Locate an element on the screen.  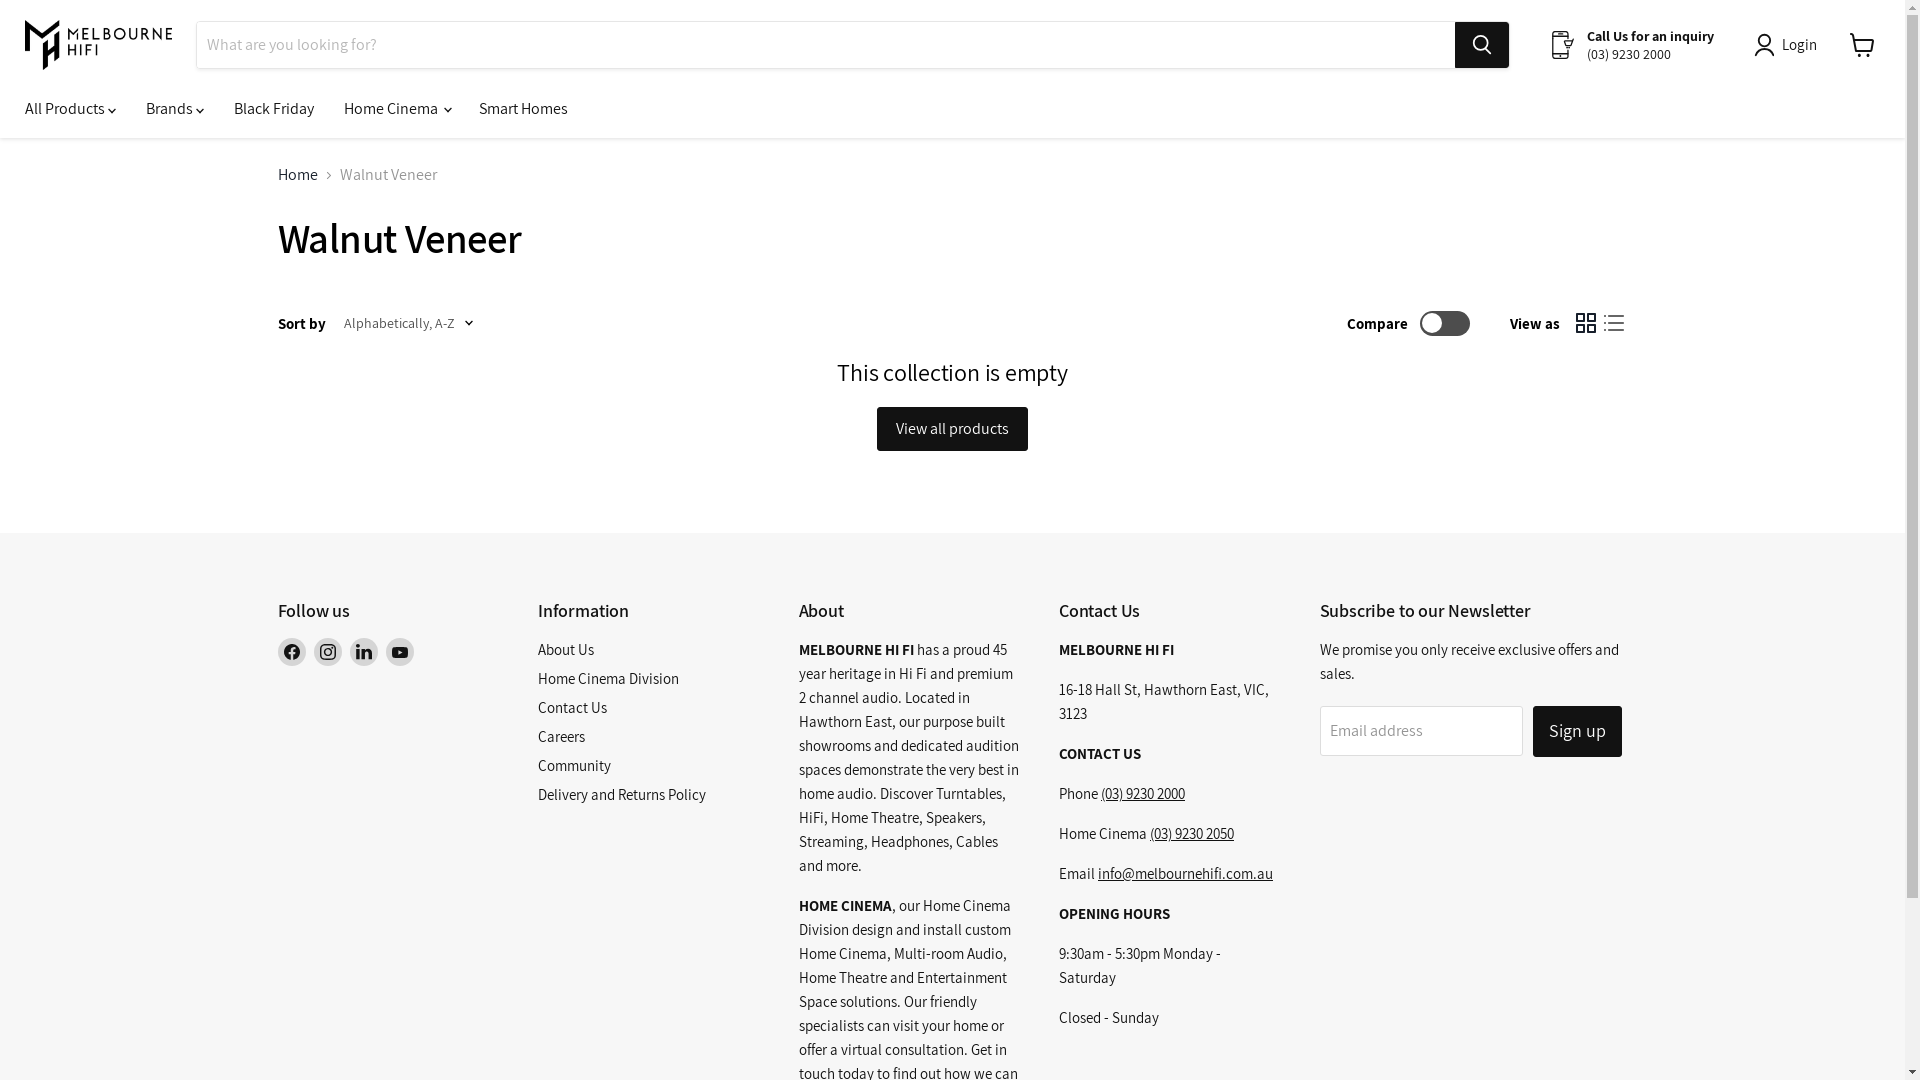
'Careers' is located at coordinates (537, 736).